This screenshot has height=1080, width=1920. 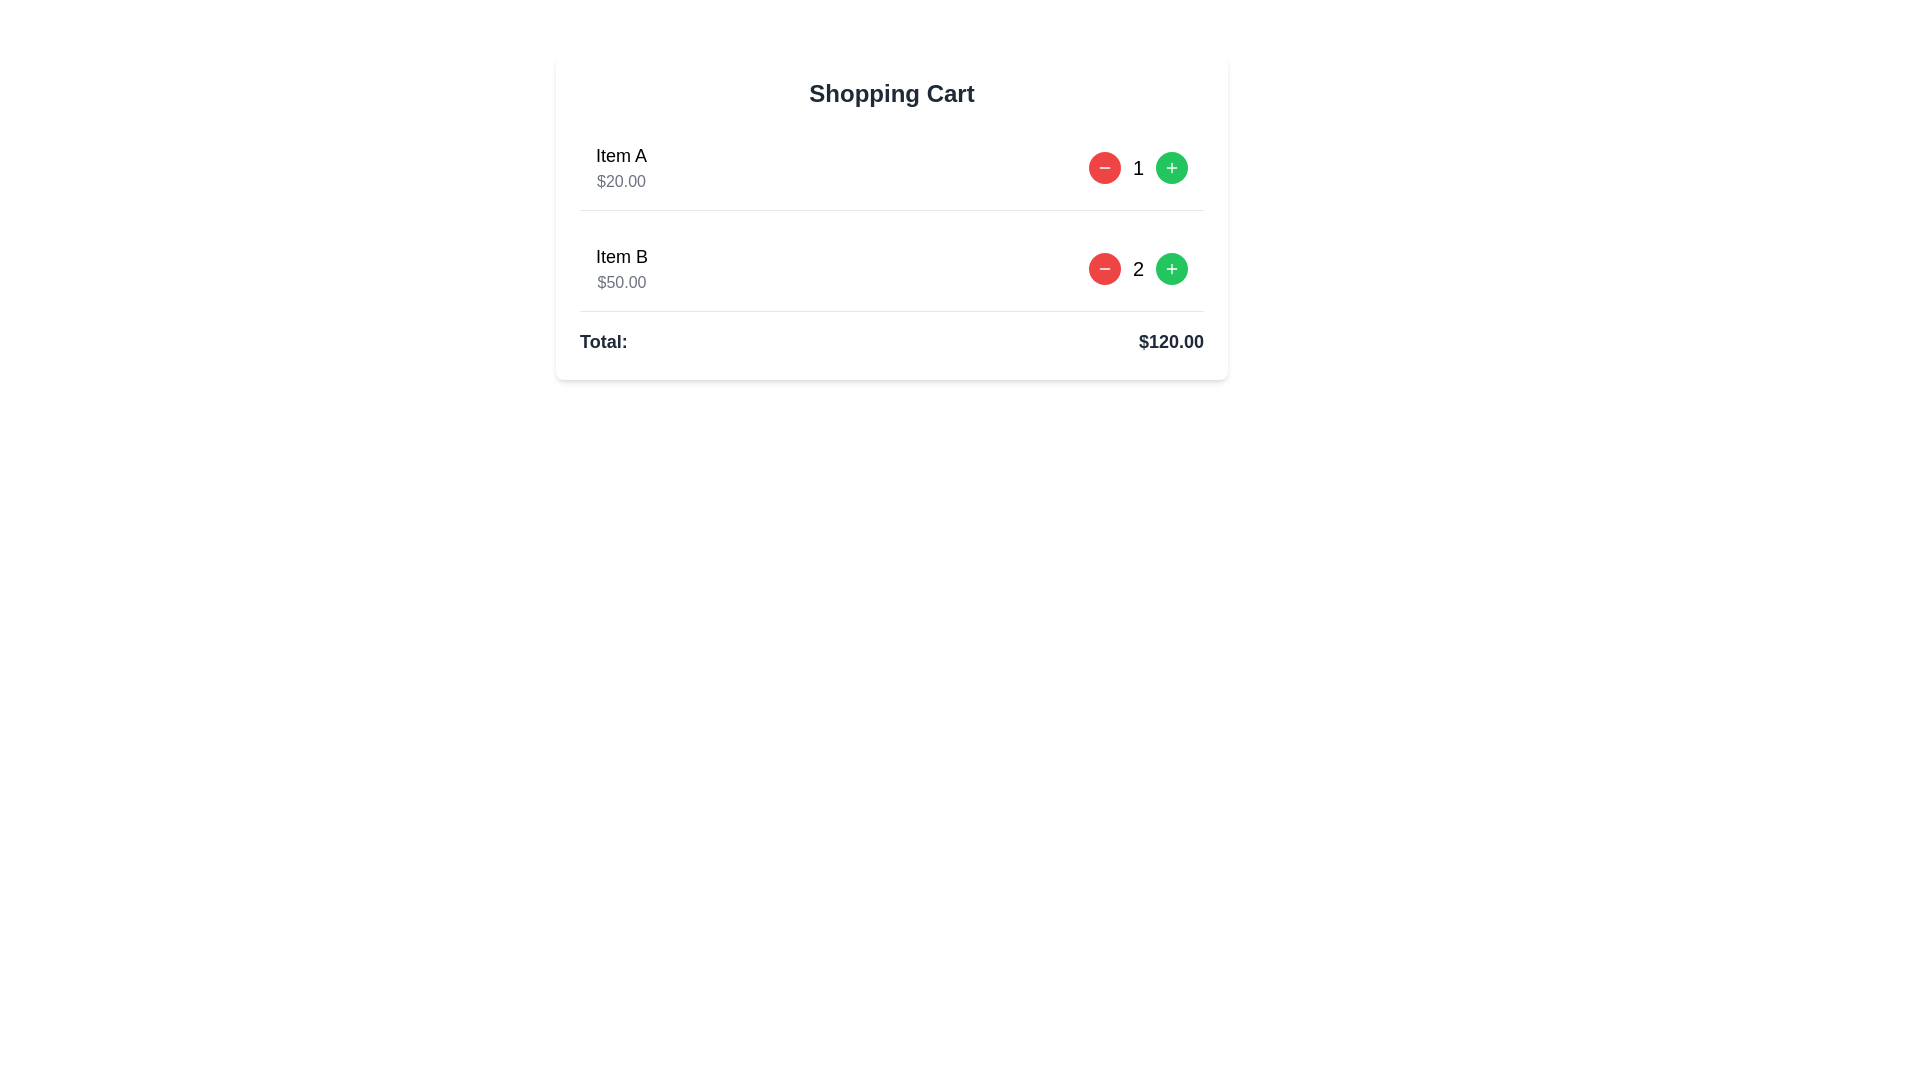 What do you see at coordinates (1171, 341) in the screenshot?
I see `displayed price from the 'Total:' text element located at the bottom of the shopping cart summary, aligned to the right side of the label 'Total:'` at bounding box center [1171, 341].